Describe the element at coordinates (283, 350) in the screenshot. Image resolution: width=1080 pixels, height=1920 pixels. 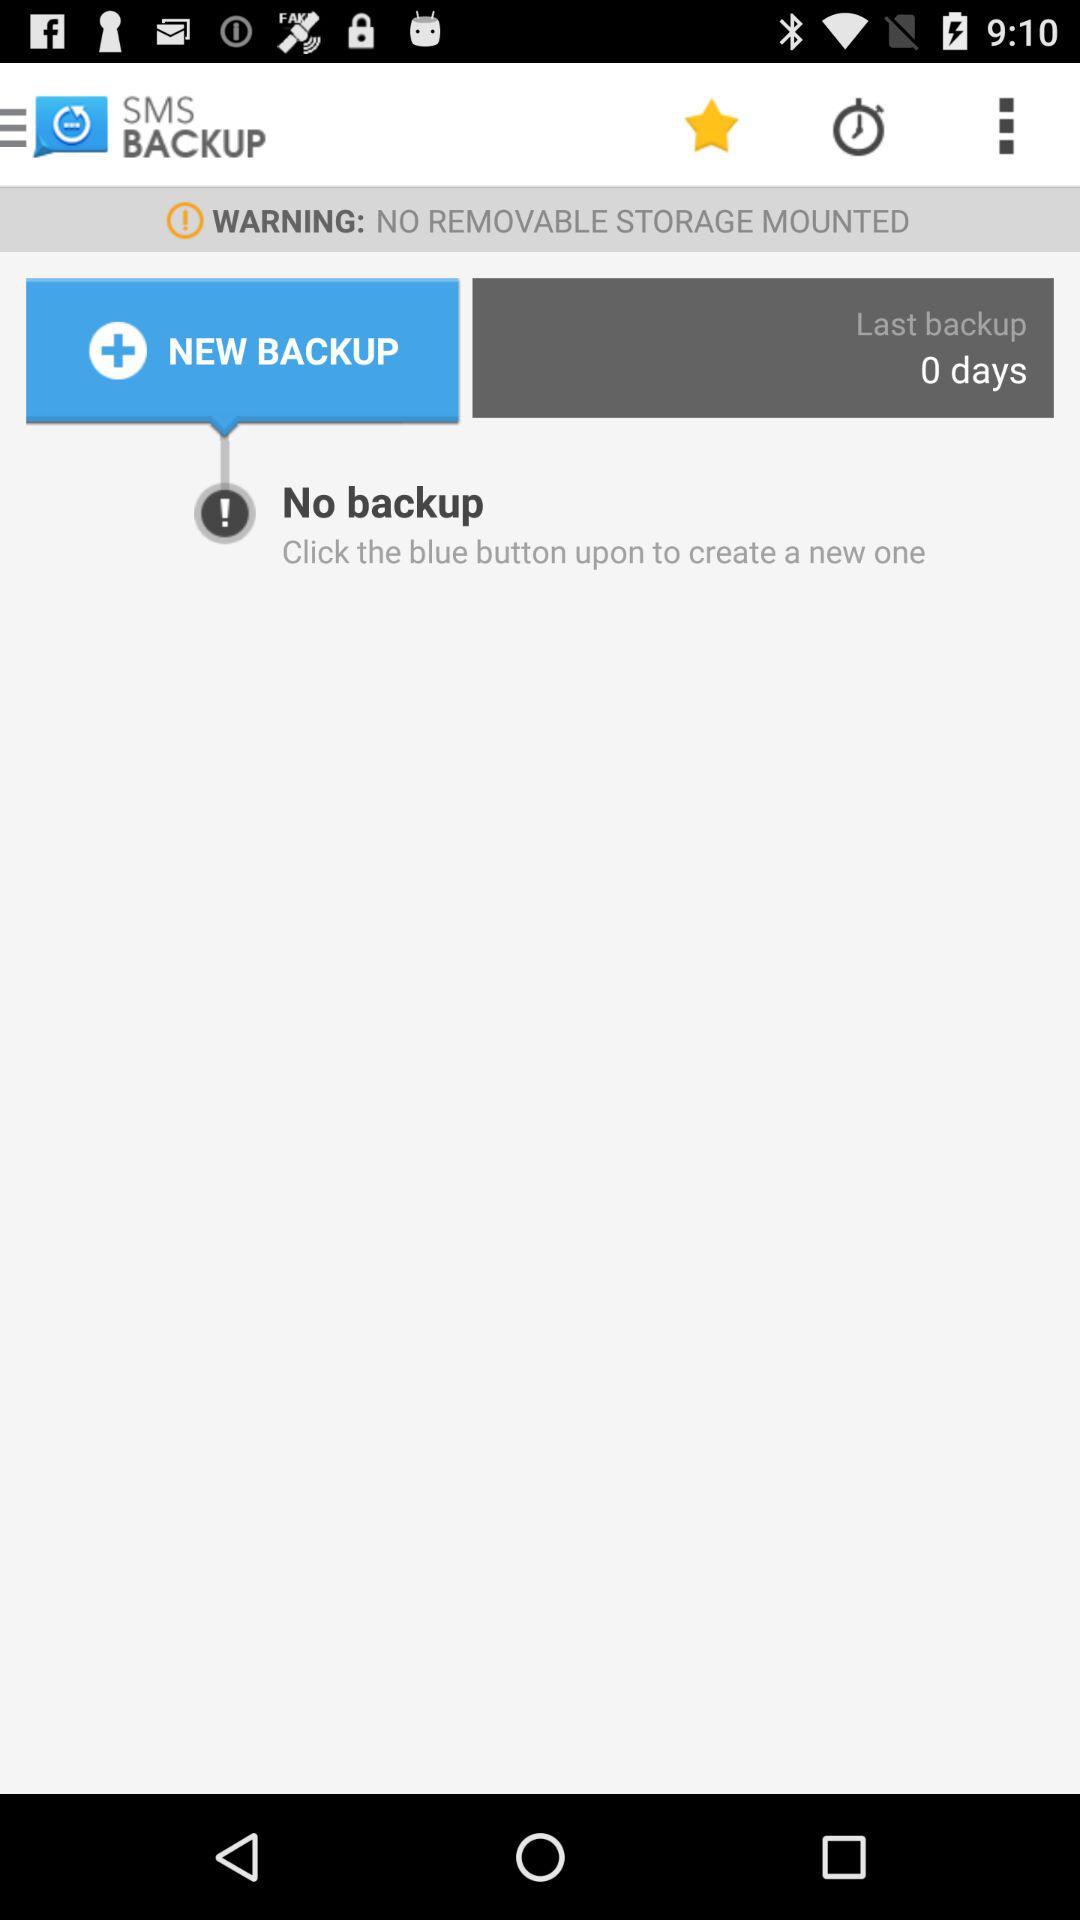
I see `the new backup app` at that location.